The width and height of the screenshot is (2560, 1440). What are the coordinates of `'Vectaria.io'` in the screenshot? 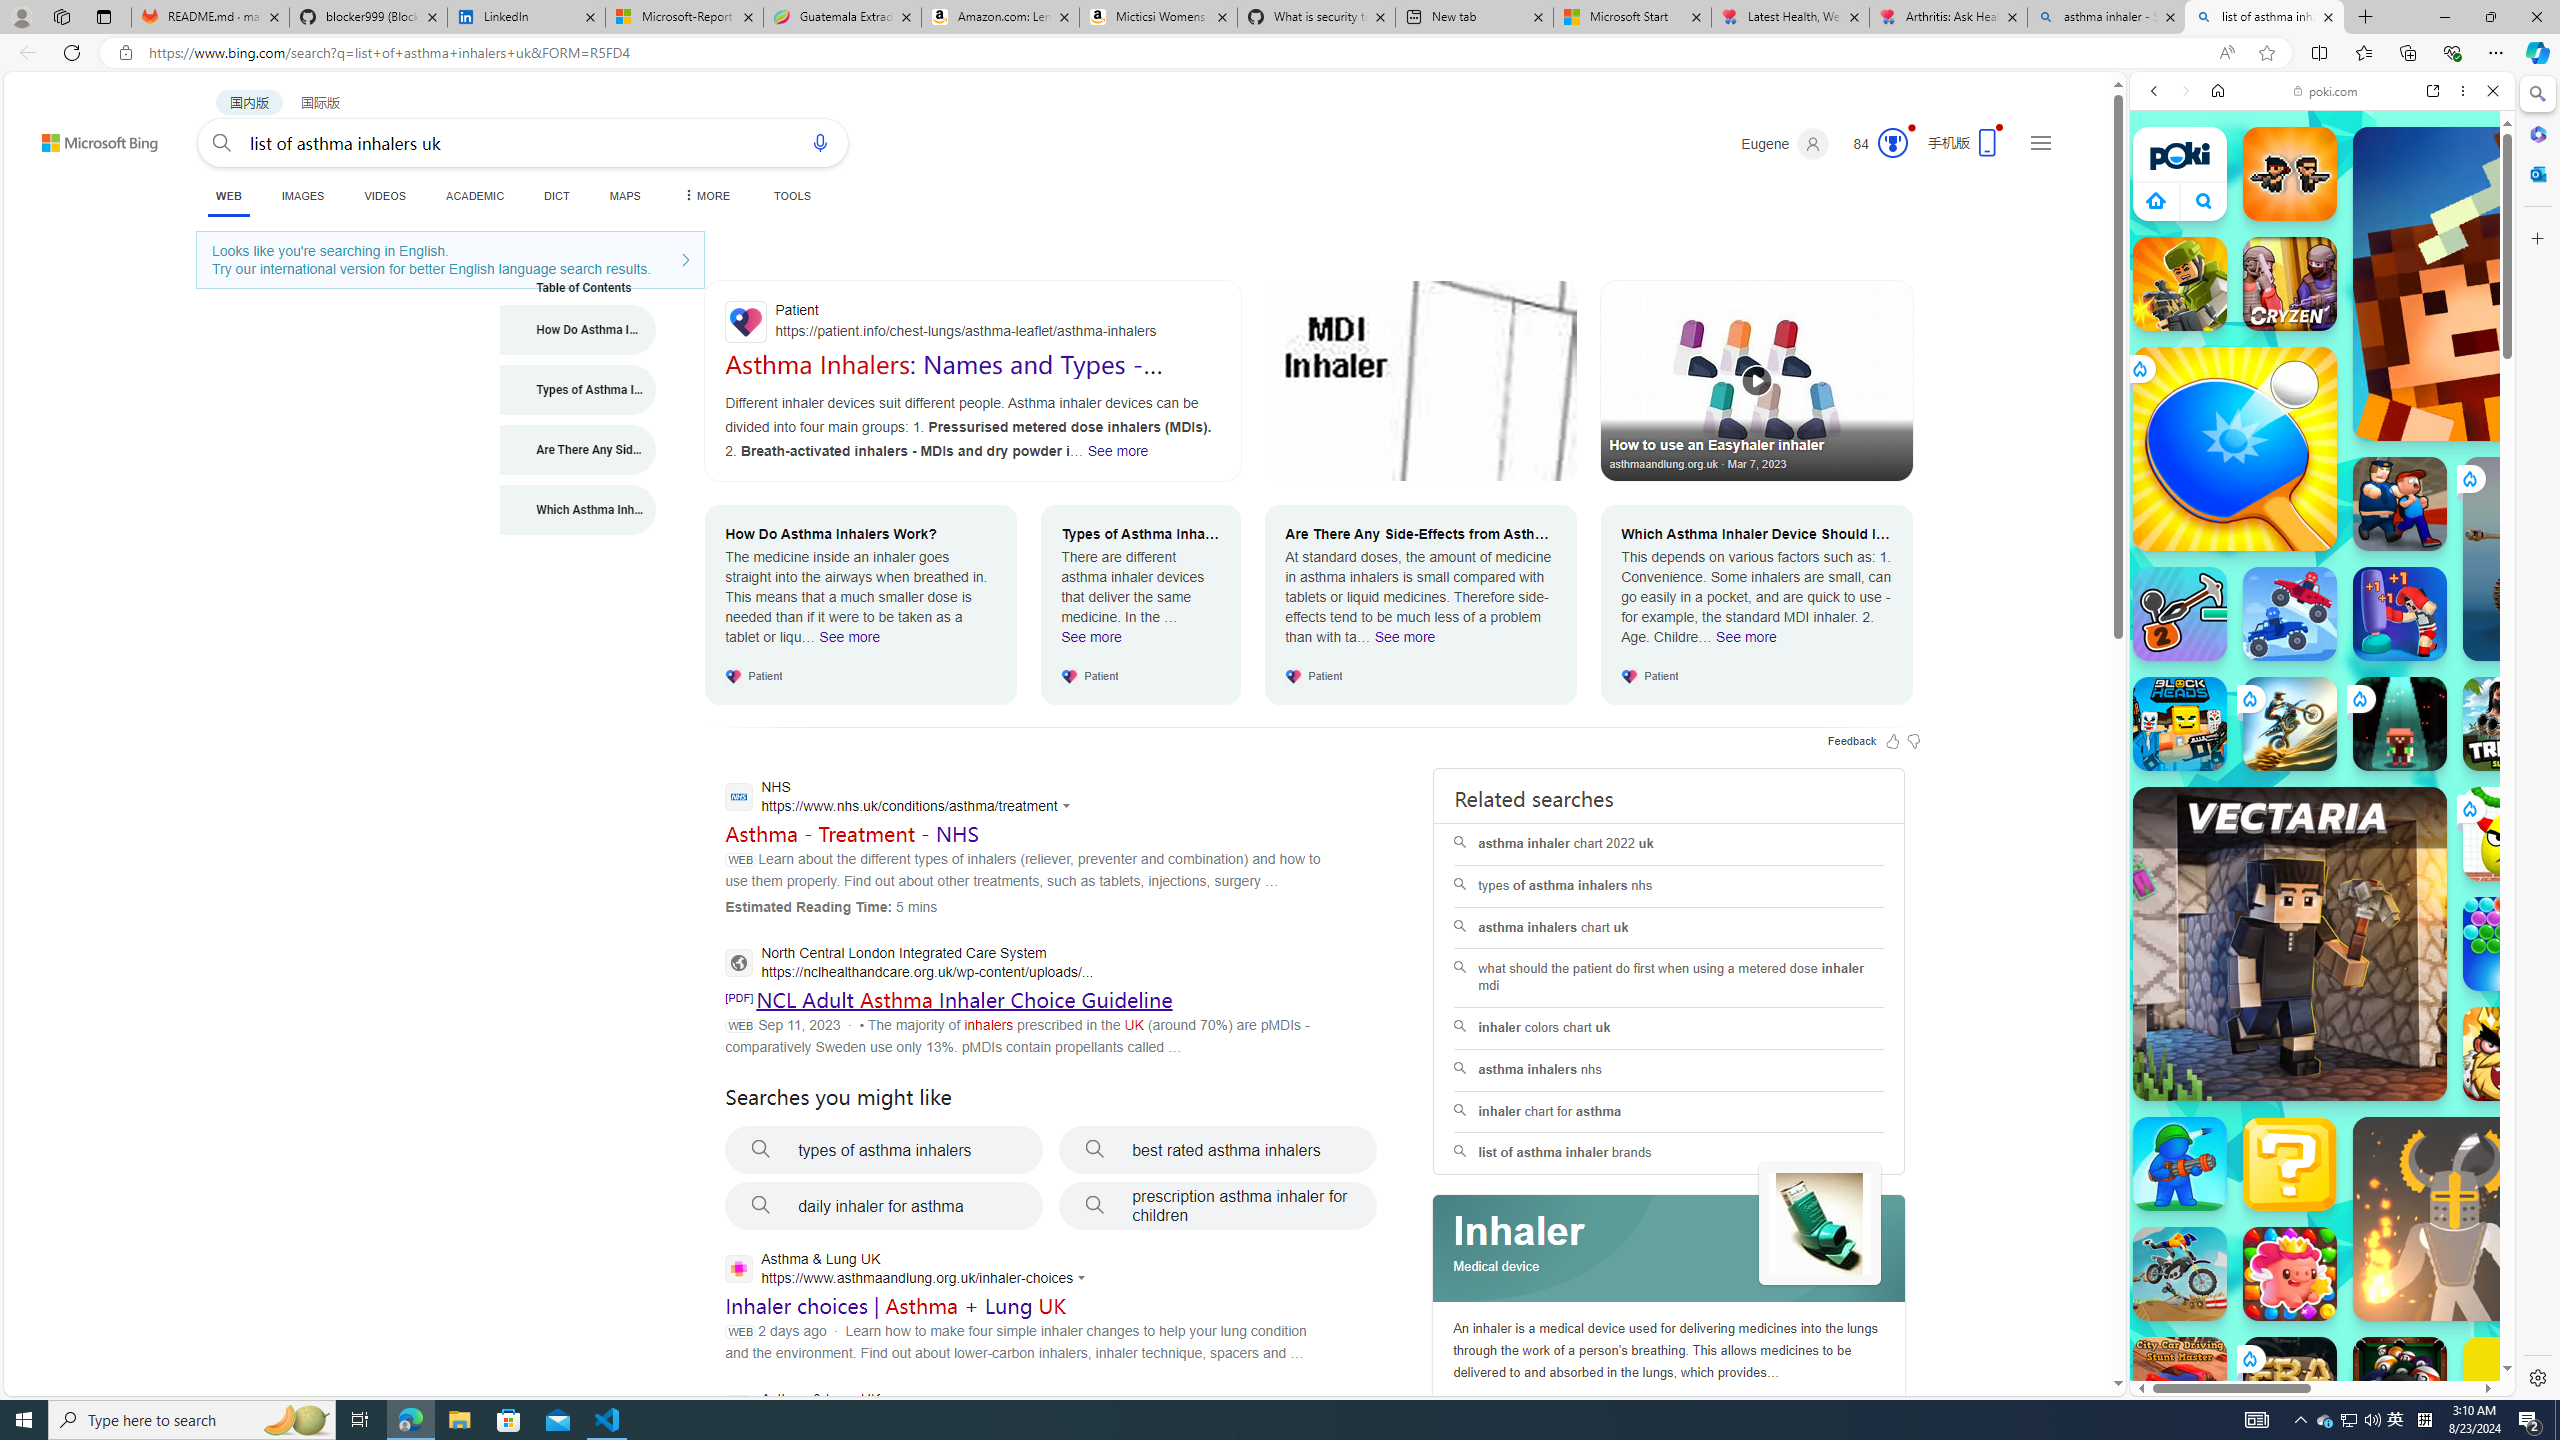 It's located at (2288, 943).